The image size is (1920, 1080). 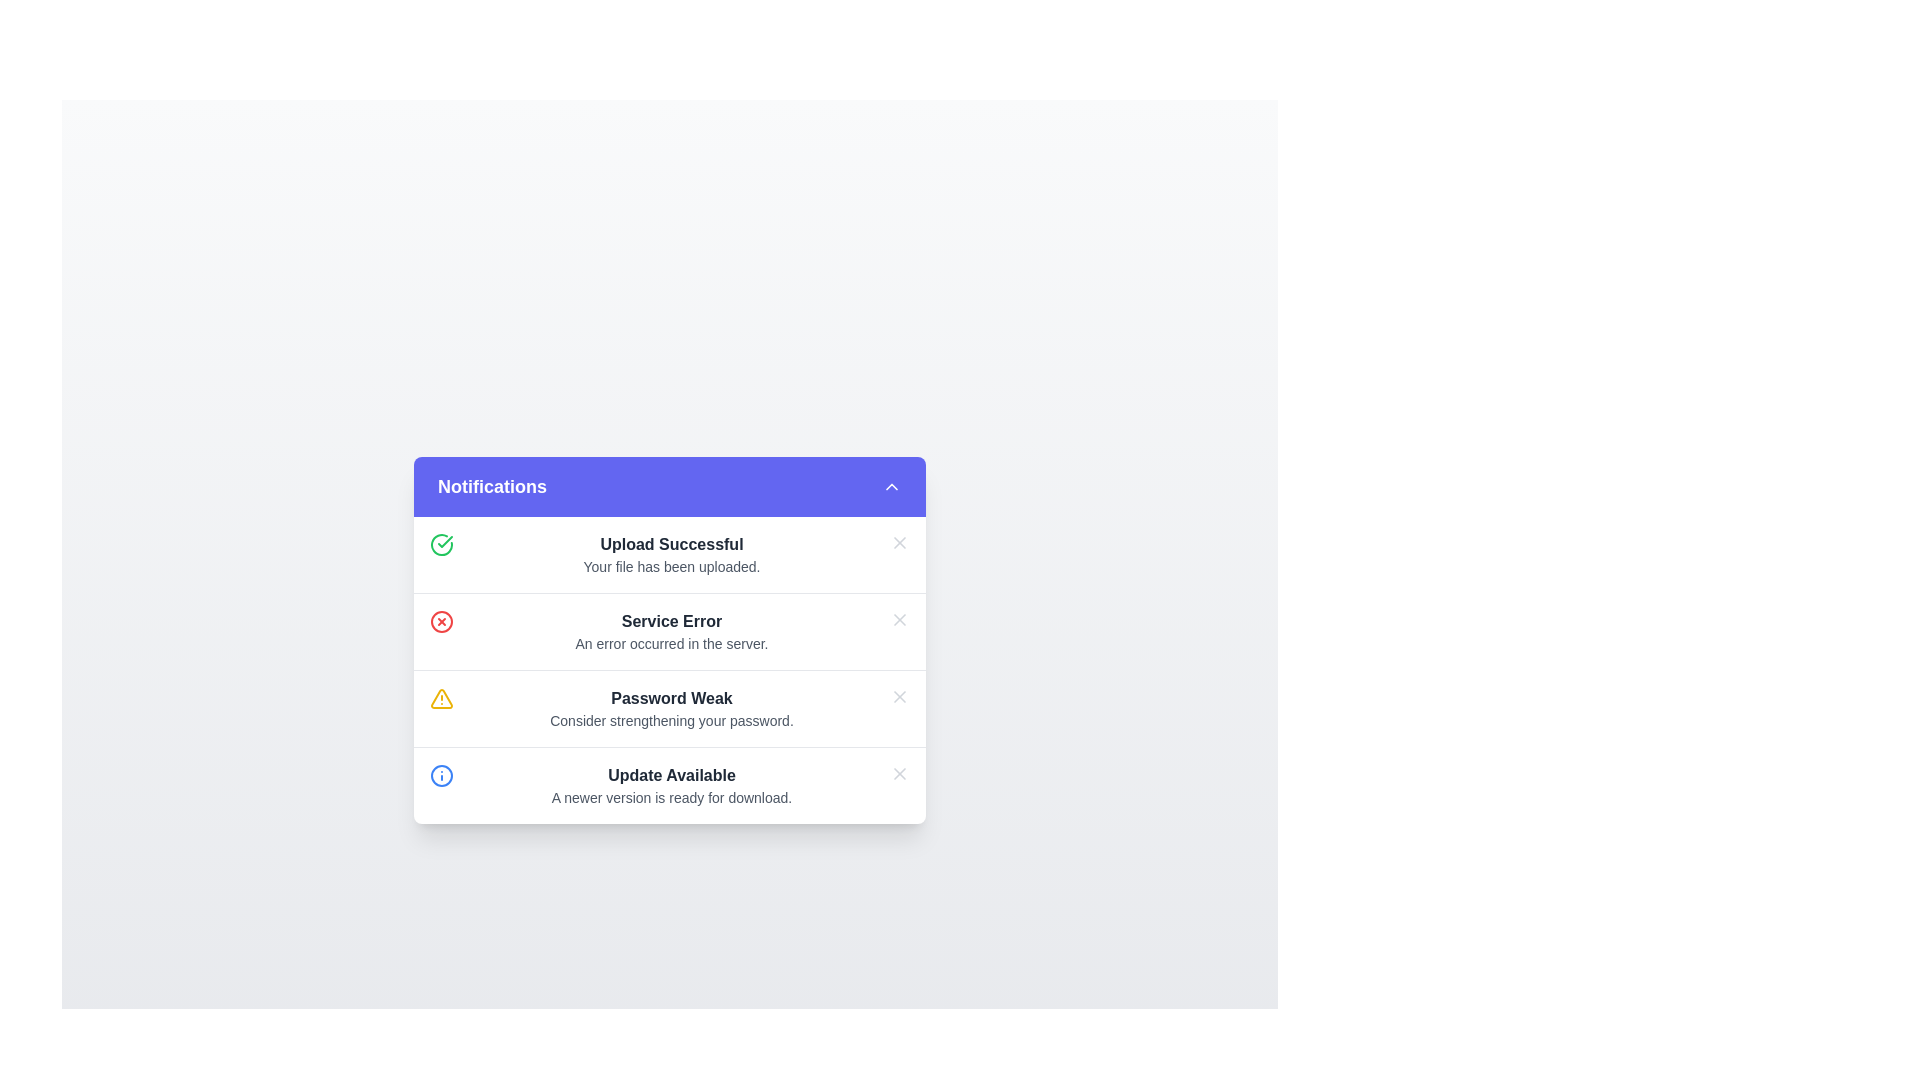 I want to click on the button located in the header section of the notification panel, adjacent to the title 'Notifications', so click(x=891, y=486).